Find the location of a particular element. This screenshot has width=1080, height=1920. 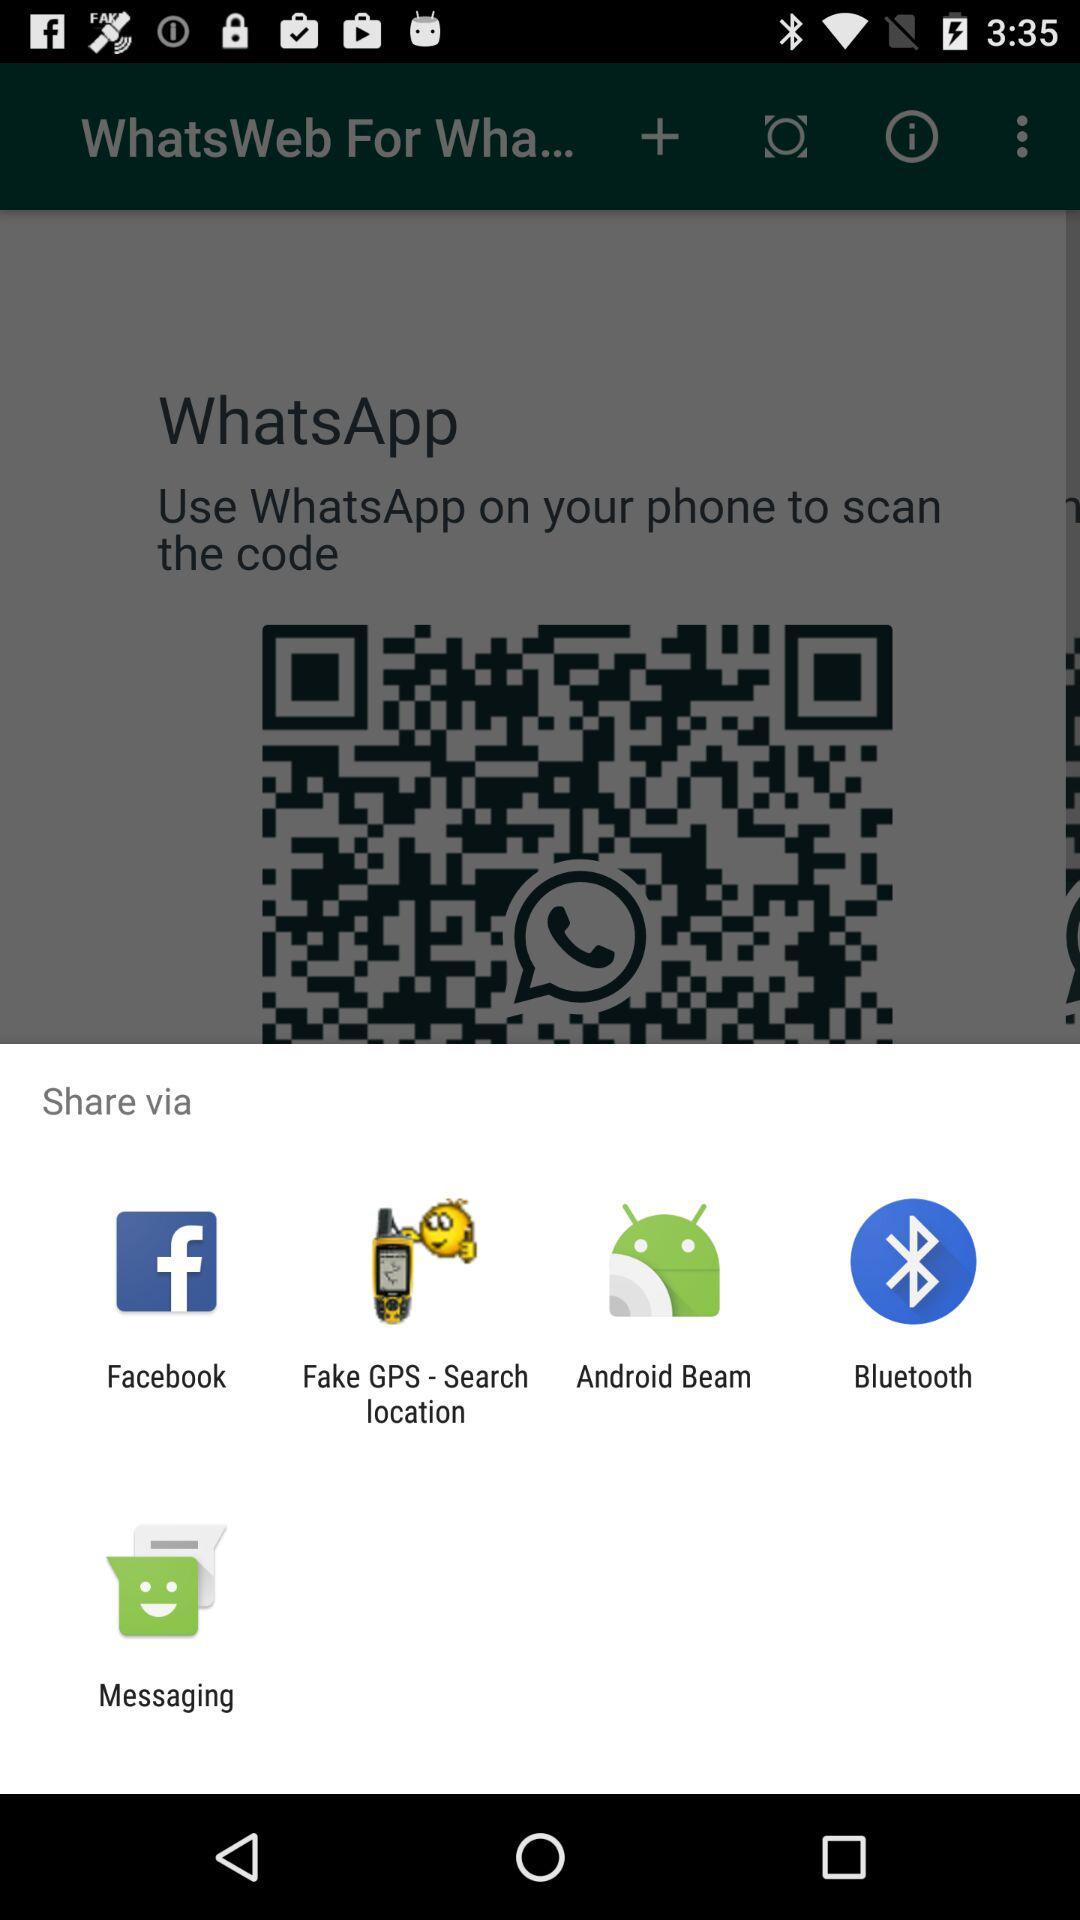

app to the right of the fake gps search app is located at coordinates (664, 1392).